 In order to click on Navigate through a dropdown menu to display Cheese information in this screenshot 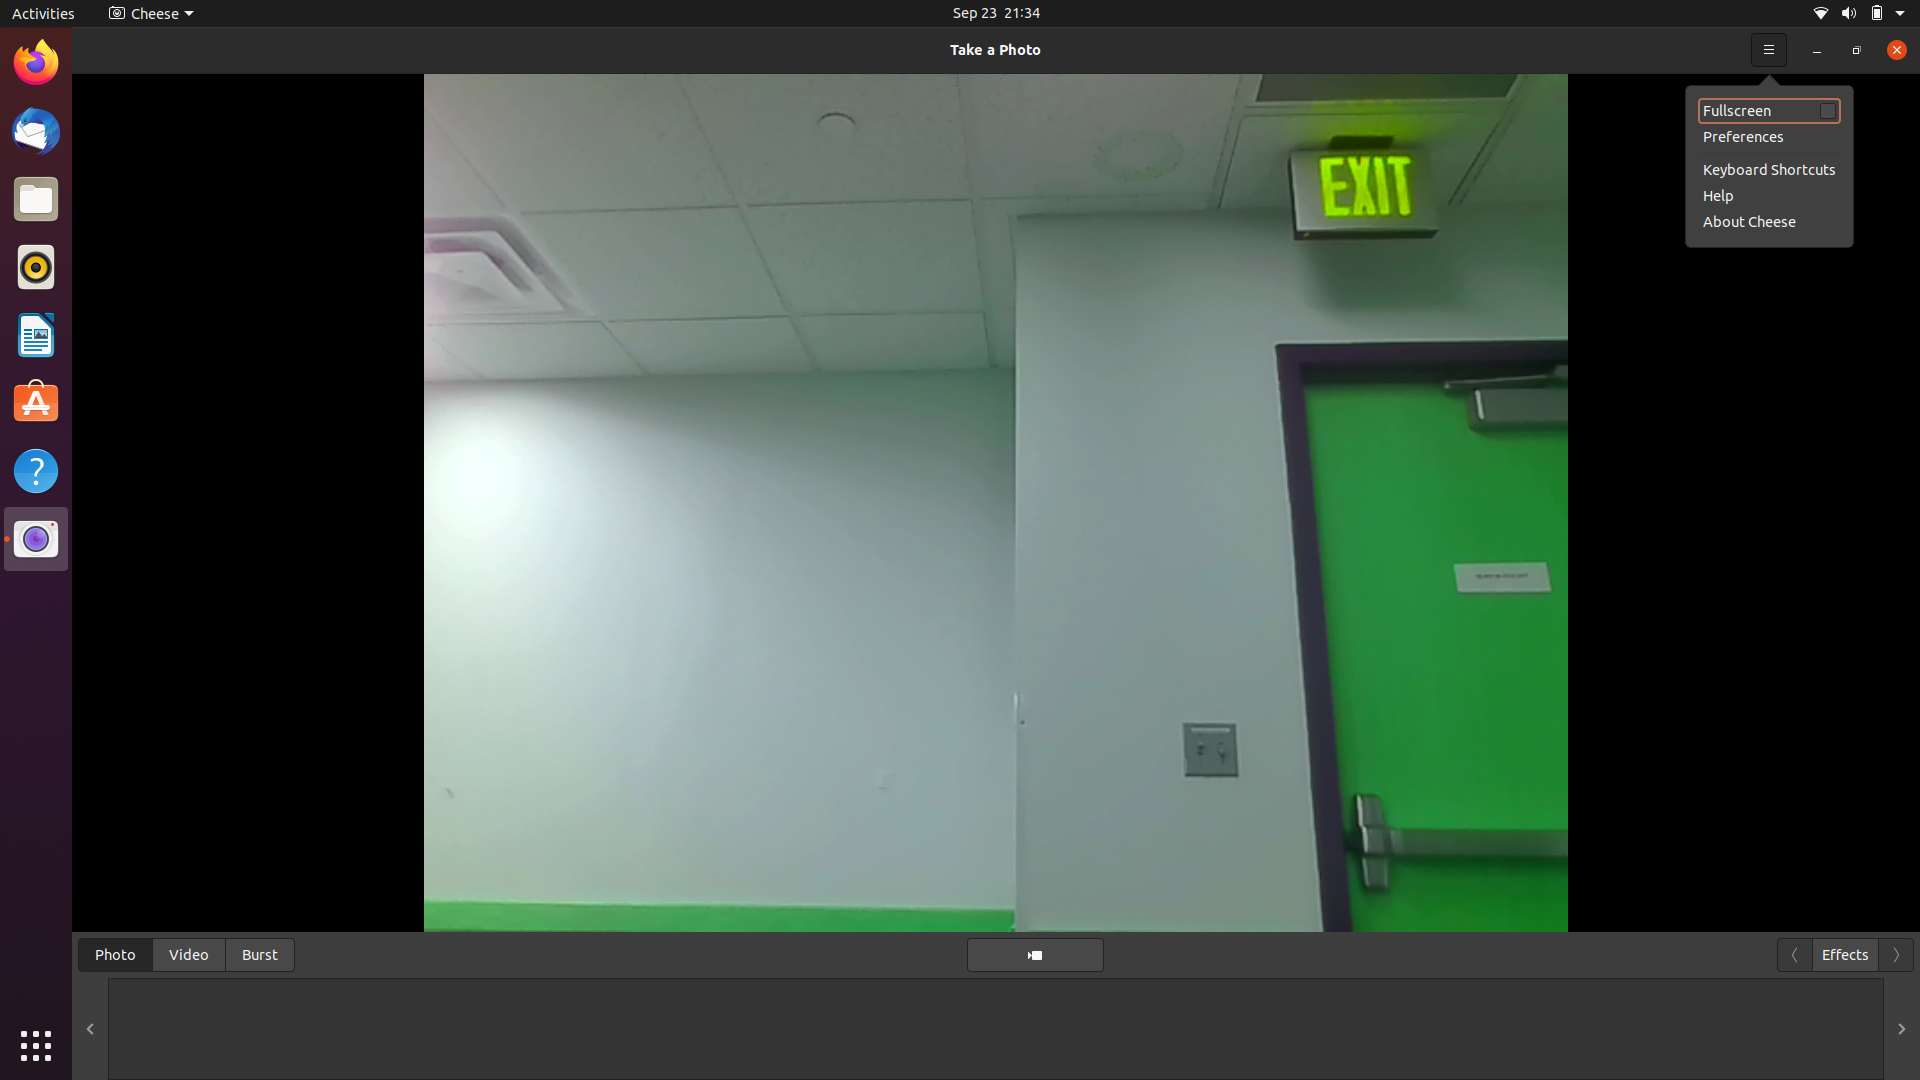, I will do `click(1890, 48)`.